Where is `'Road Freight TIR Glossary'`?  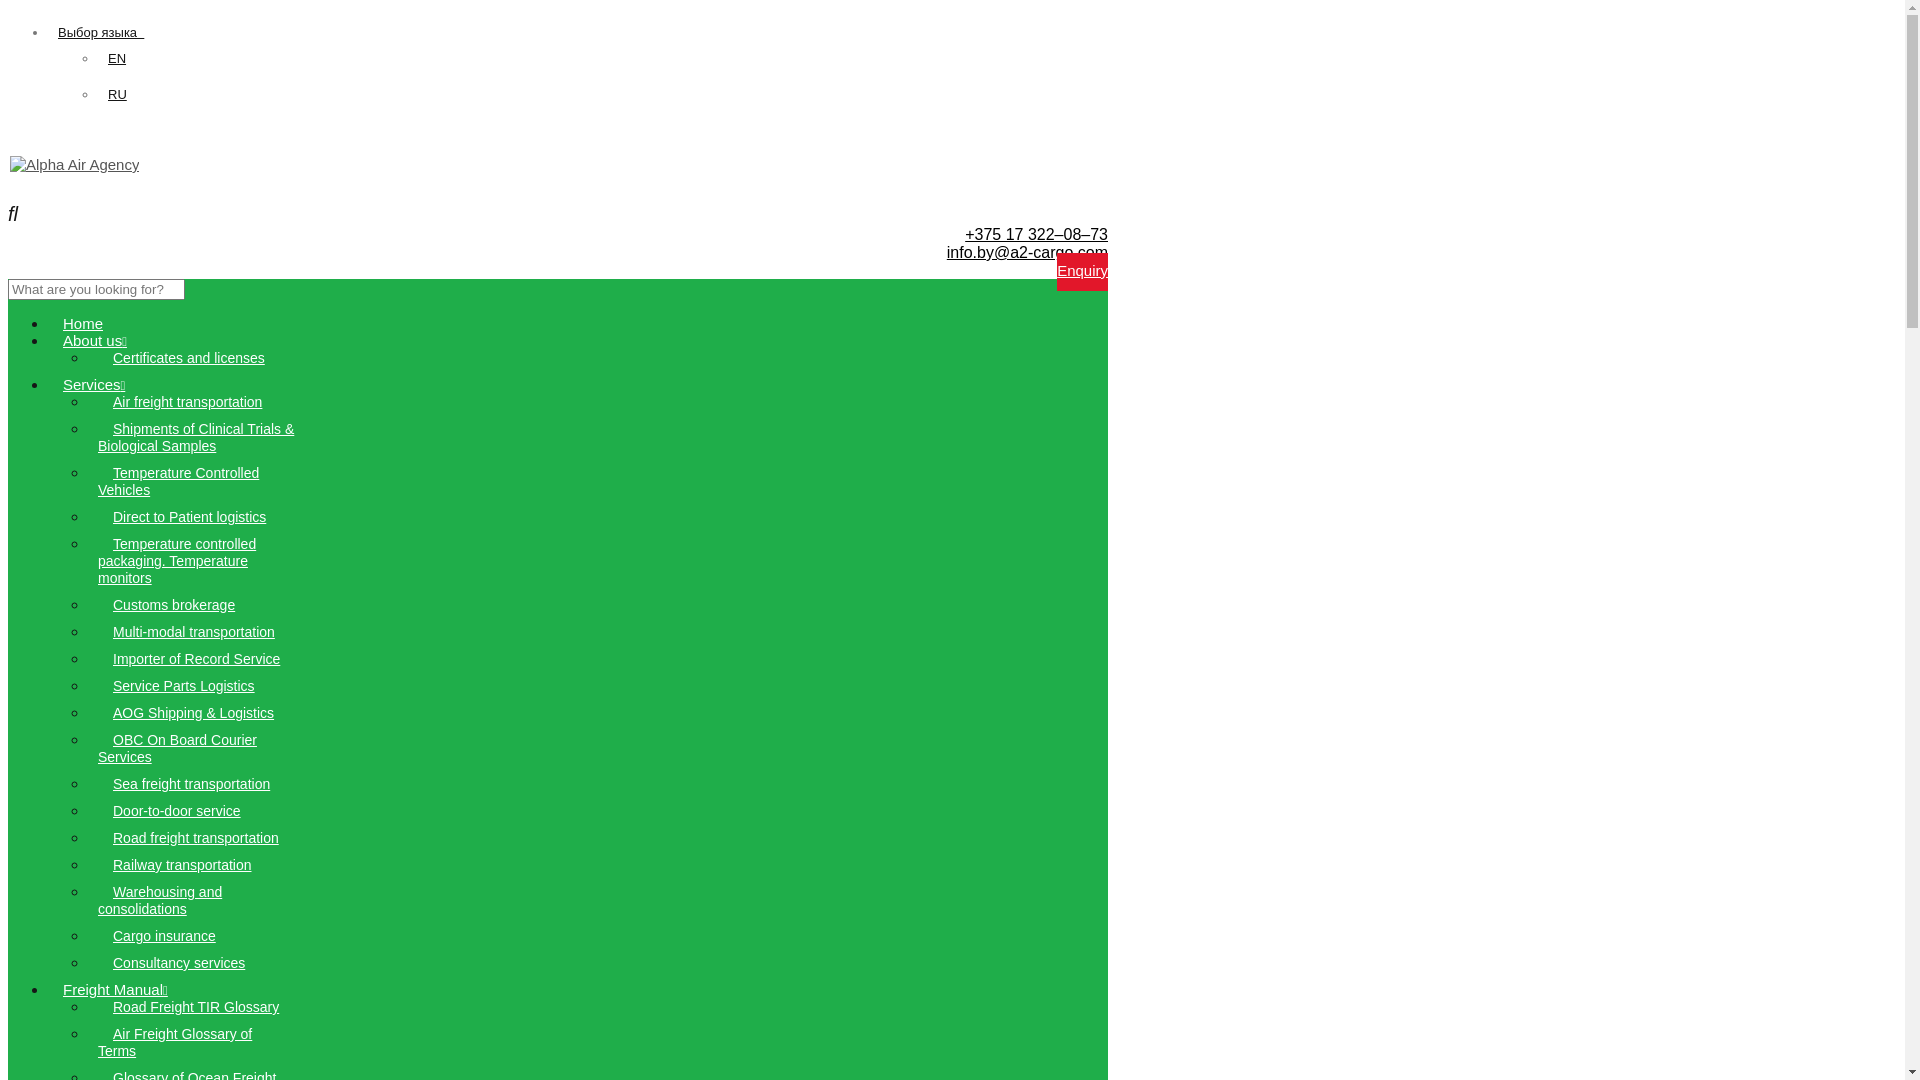
'Road Freight TIR Glossary' is located at coordinates (196, 1006).